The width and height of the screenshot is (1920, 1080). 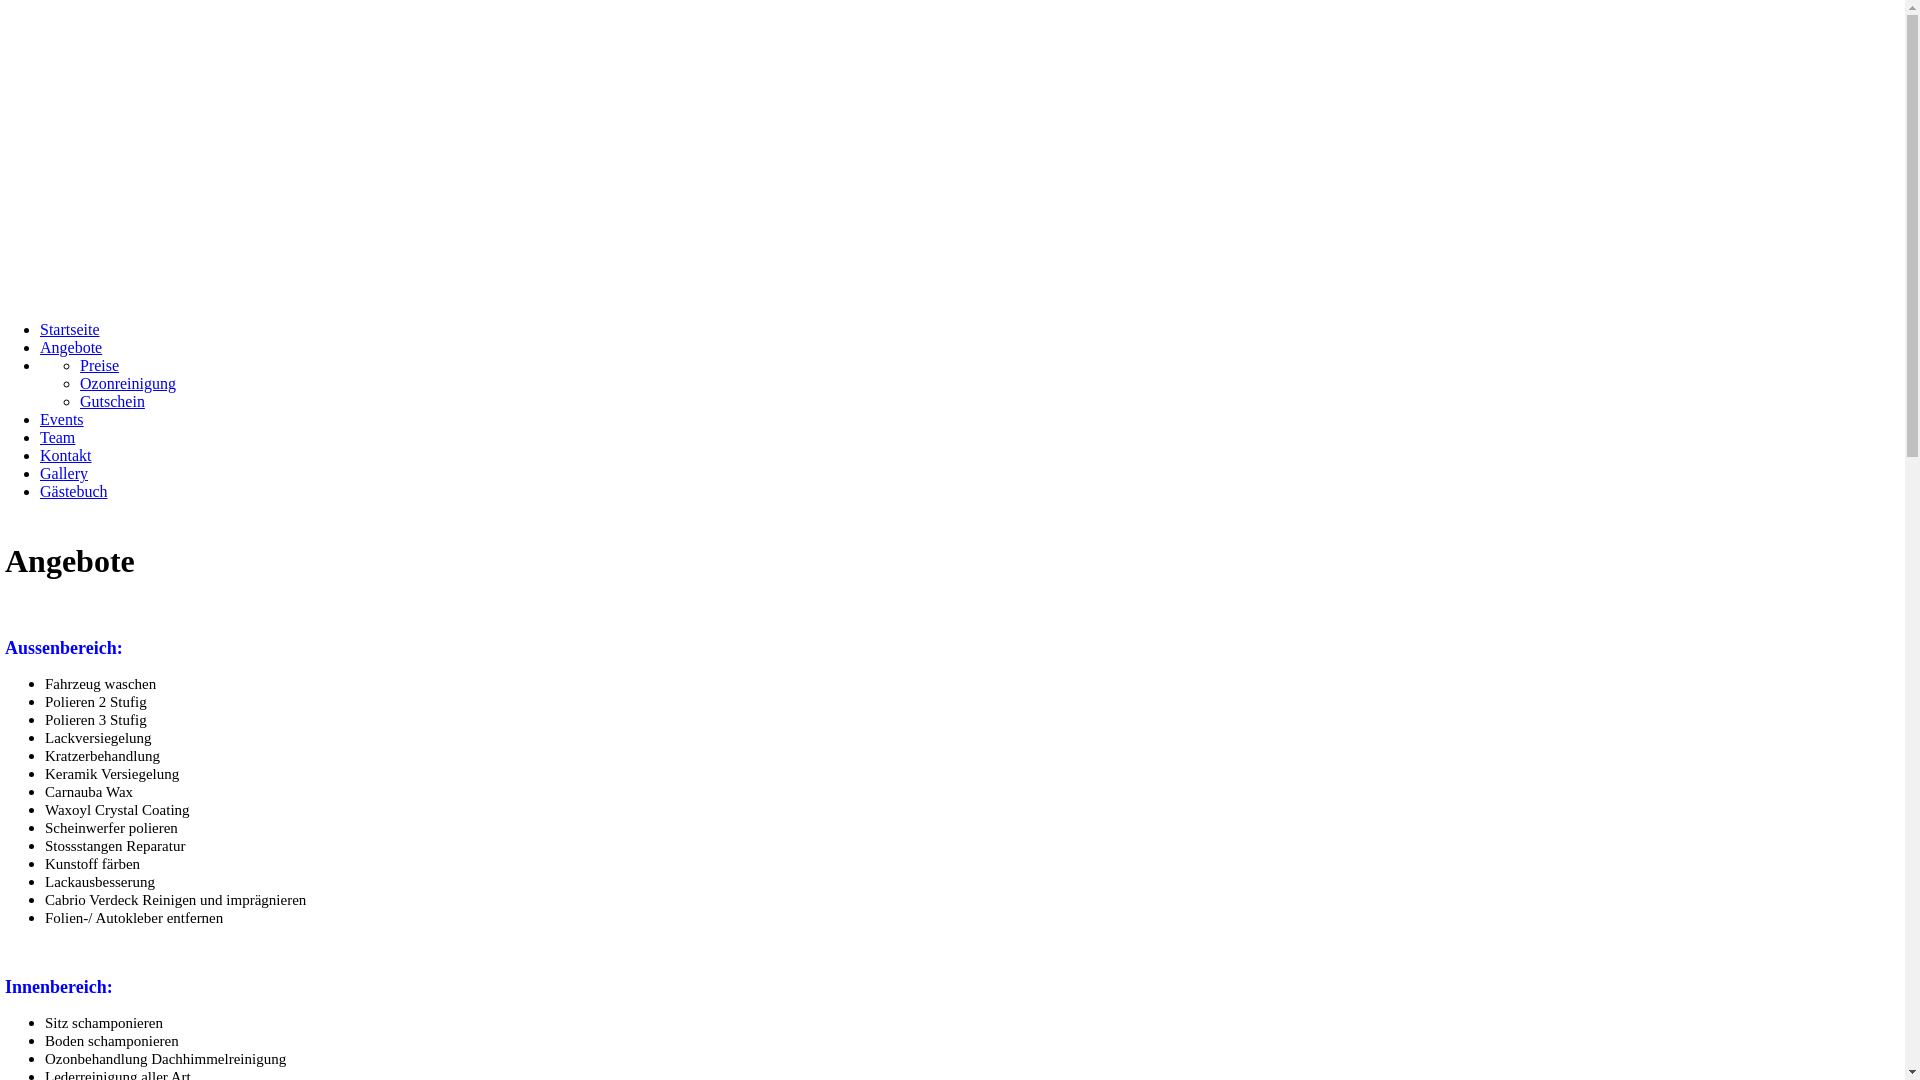 What do you see at coordinates (66, 455) in the screenshot?
I see `'Kontakt'` at bounding box center [66, 455].